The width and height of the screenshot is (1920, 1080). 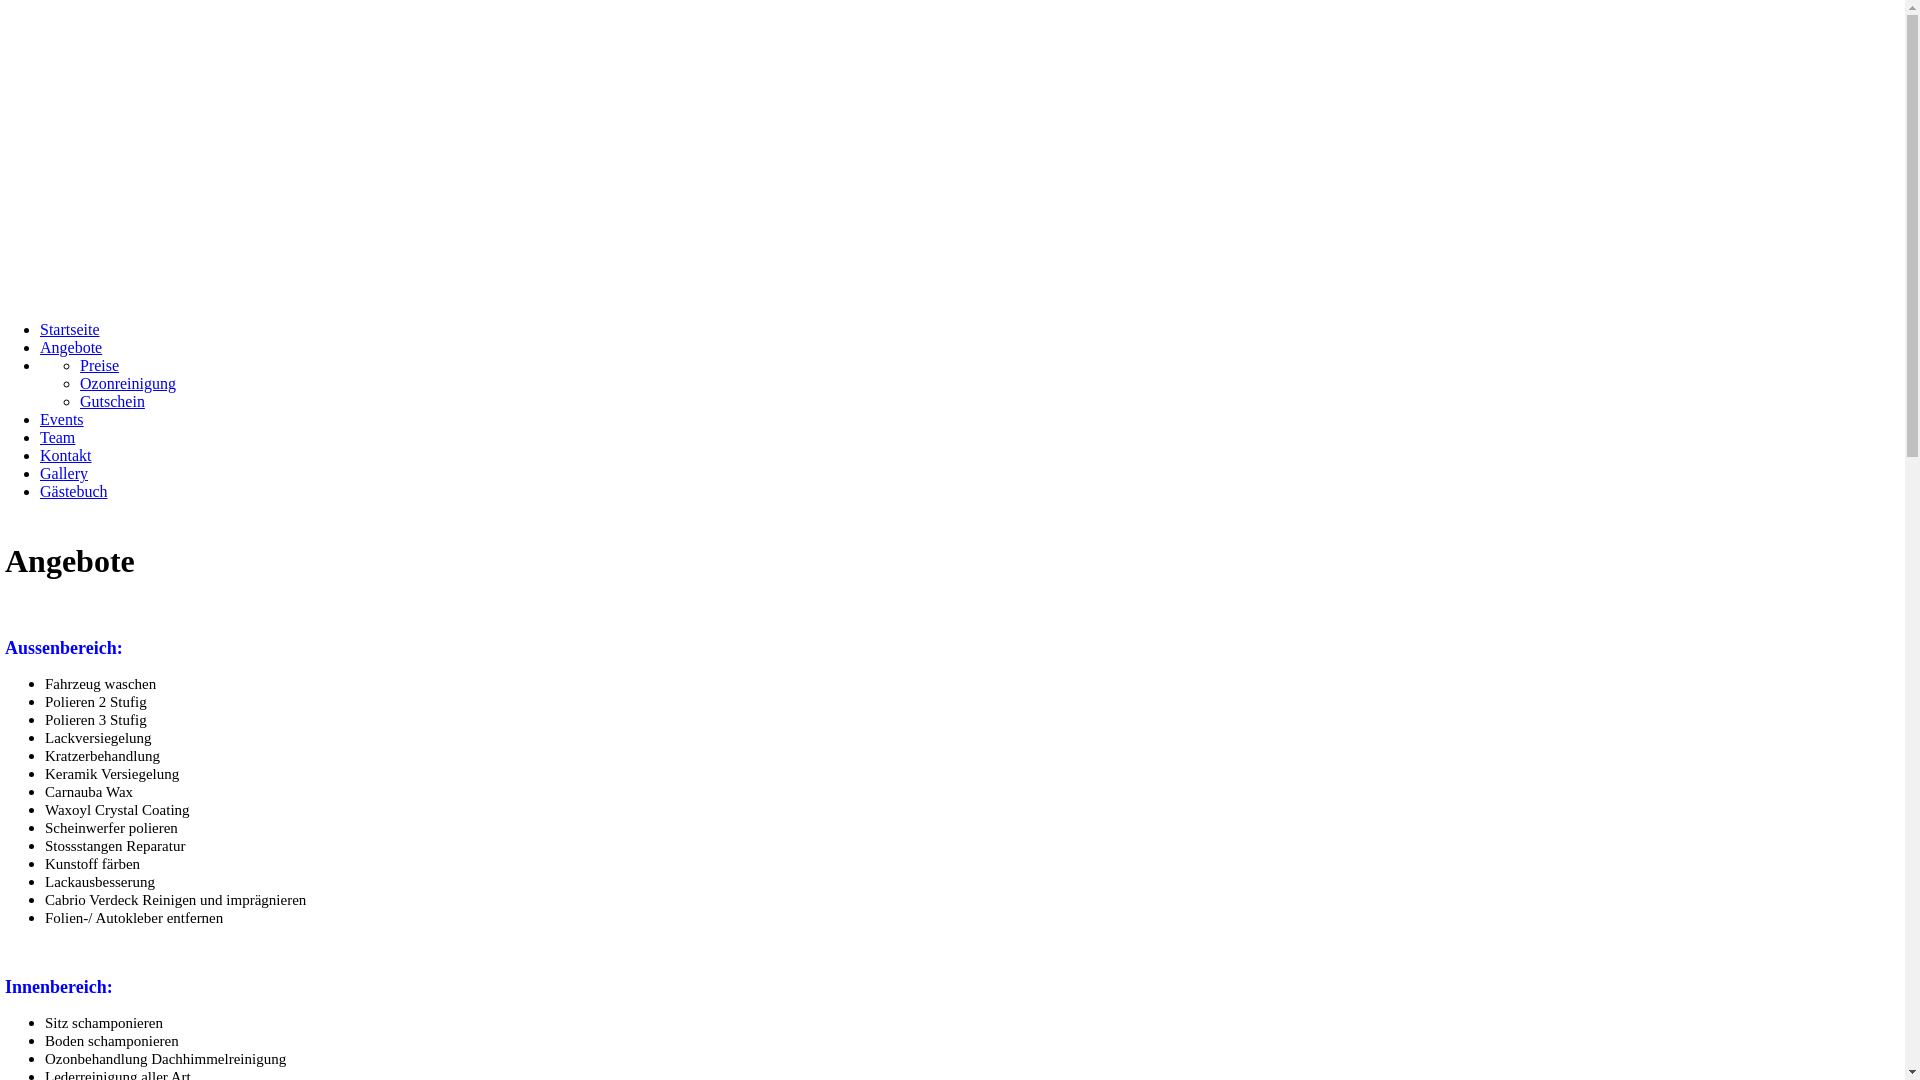 What do you see at coordinates (66, 455) in the screenshot?
I see `'Kontakt'` at bounding box center [66, 455].